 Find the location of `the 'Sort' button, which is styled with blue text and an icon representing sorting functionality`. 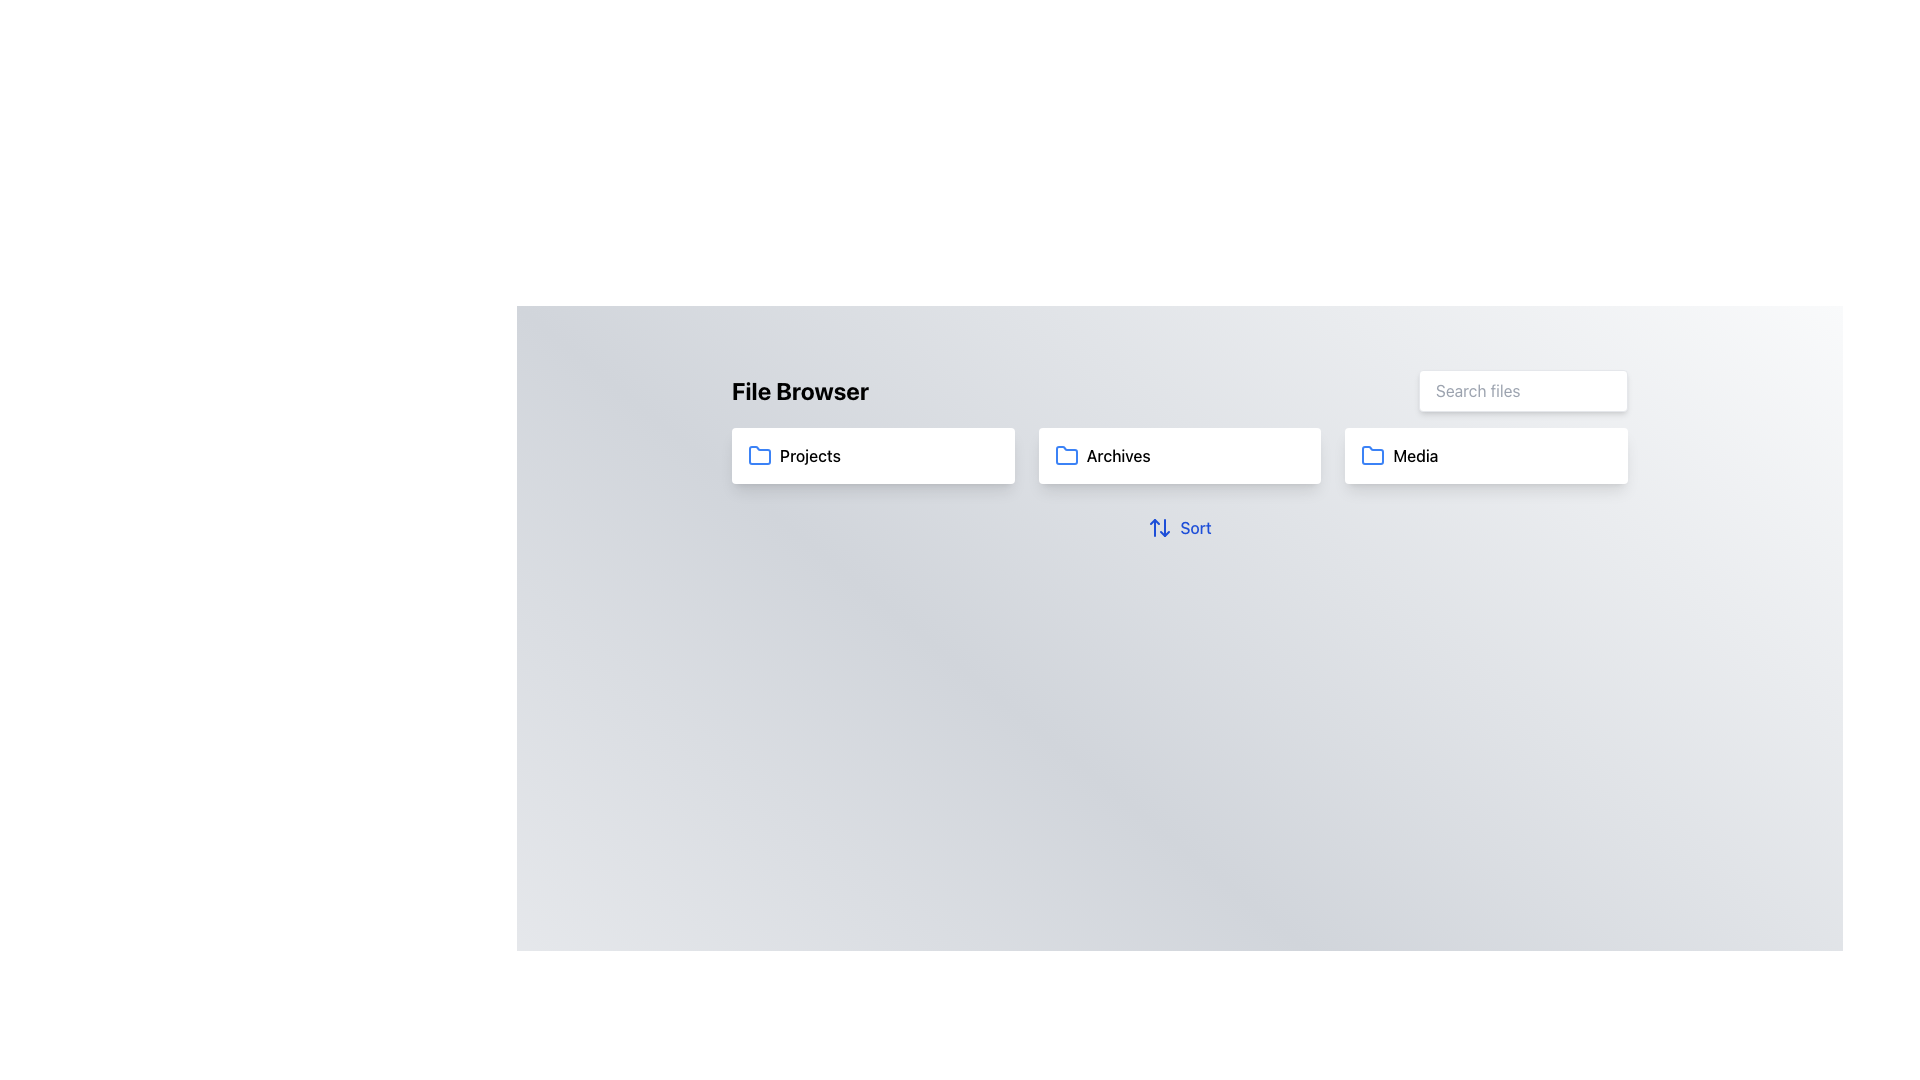

the 'Sort' button, which is styled with blue text and an icon representing sorting functionality is located at coordinates (1180, 527).